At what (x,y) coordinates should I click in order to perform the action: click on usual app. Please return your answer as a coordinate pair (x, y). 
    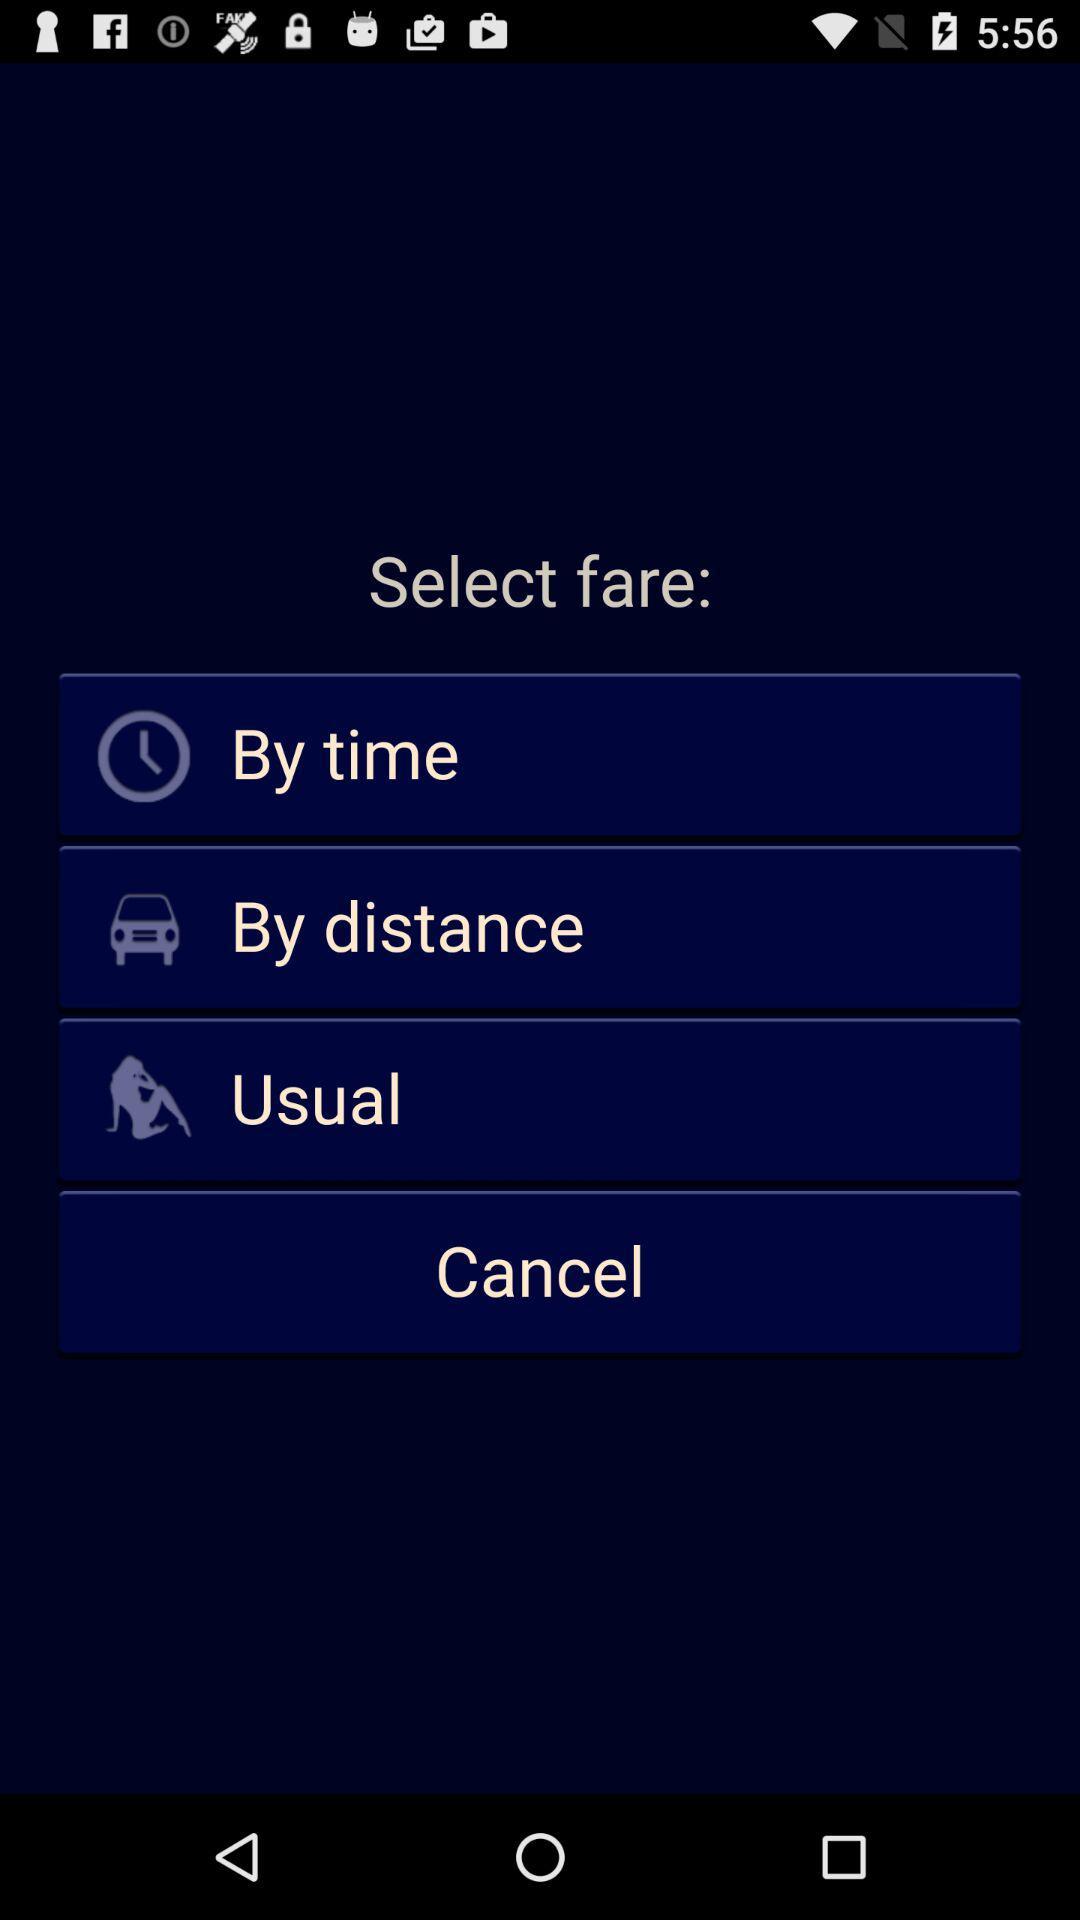
    Looking at the image, I should click on (540, 1099).